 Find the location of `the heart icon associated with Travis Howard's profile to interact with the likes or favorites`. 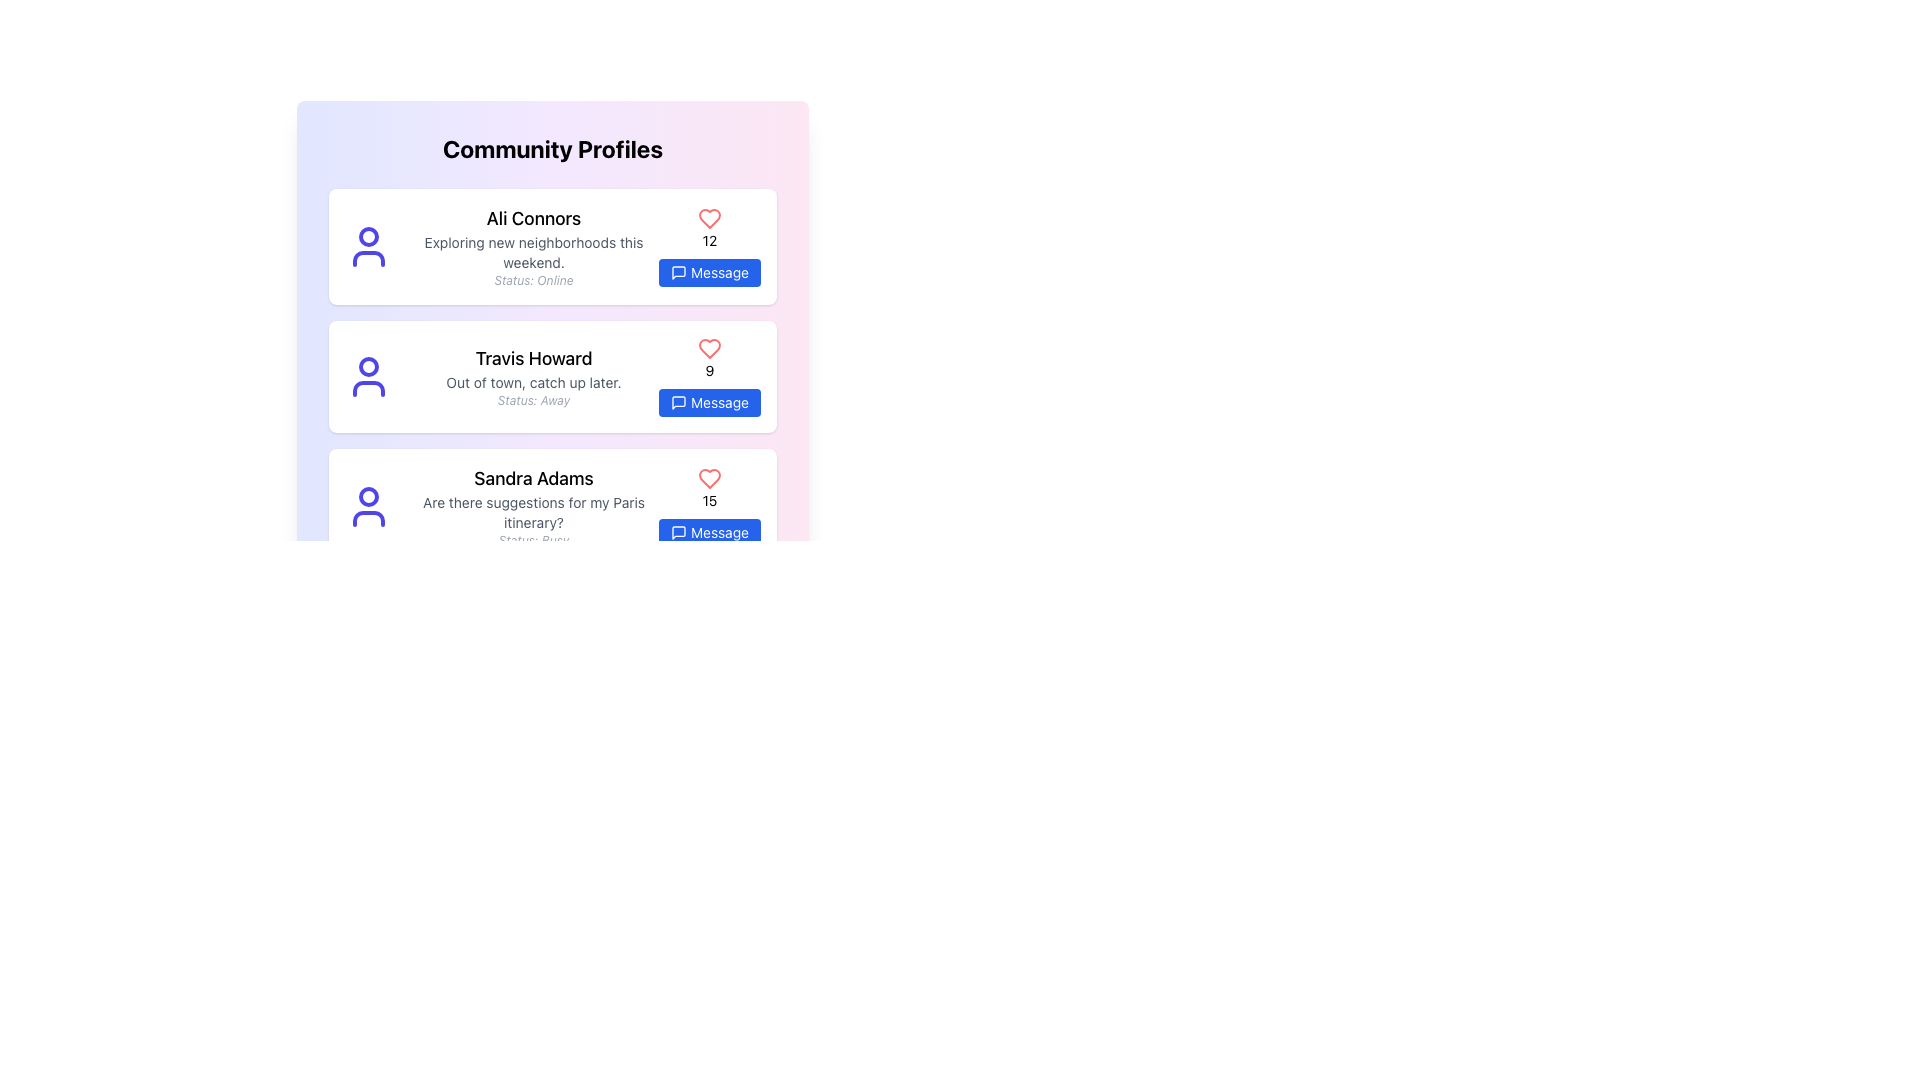

the heart icon associated with Travis Howard's profile to interact with the likes or favorites is located at coordinates (710, 347).